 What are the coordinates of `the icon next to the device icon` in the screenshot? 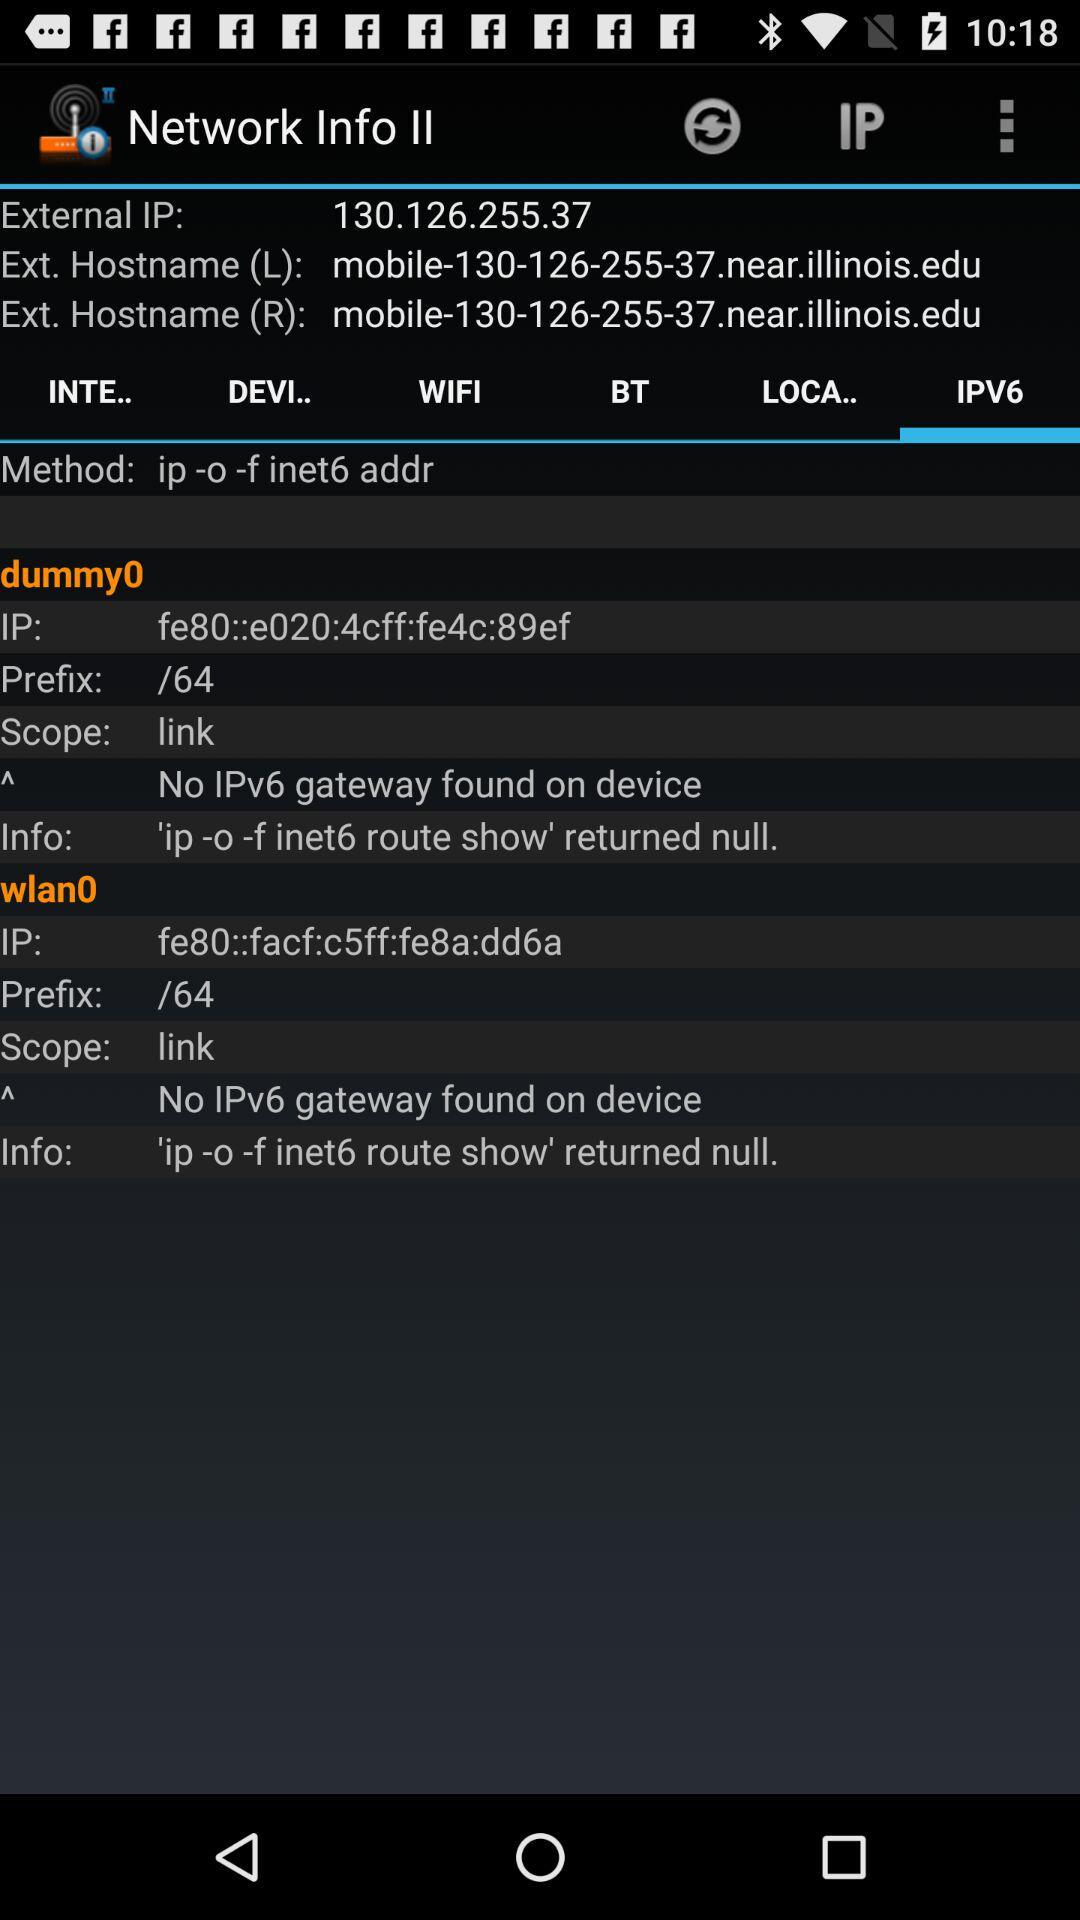 It's located at (450, 390).